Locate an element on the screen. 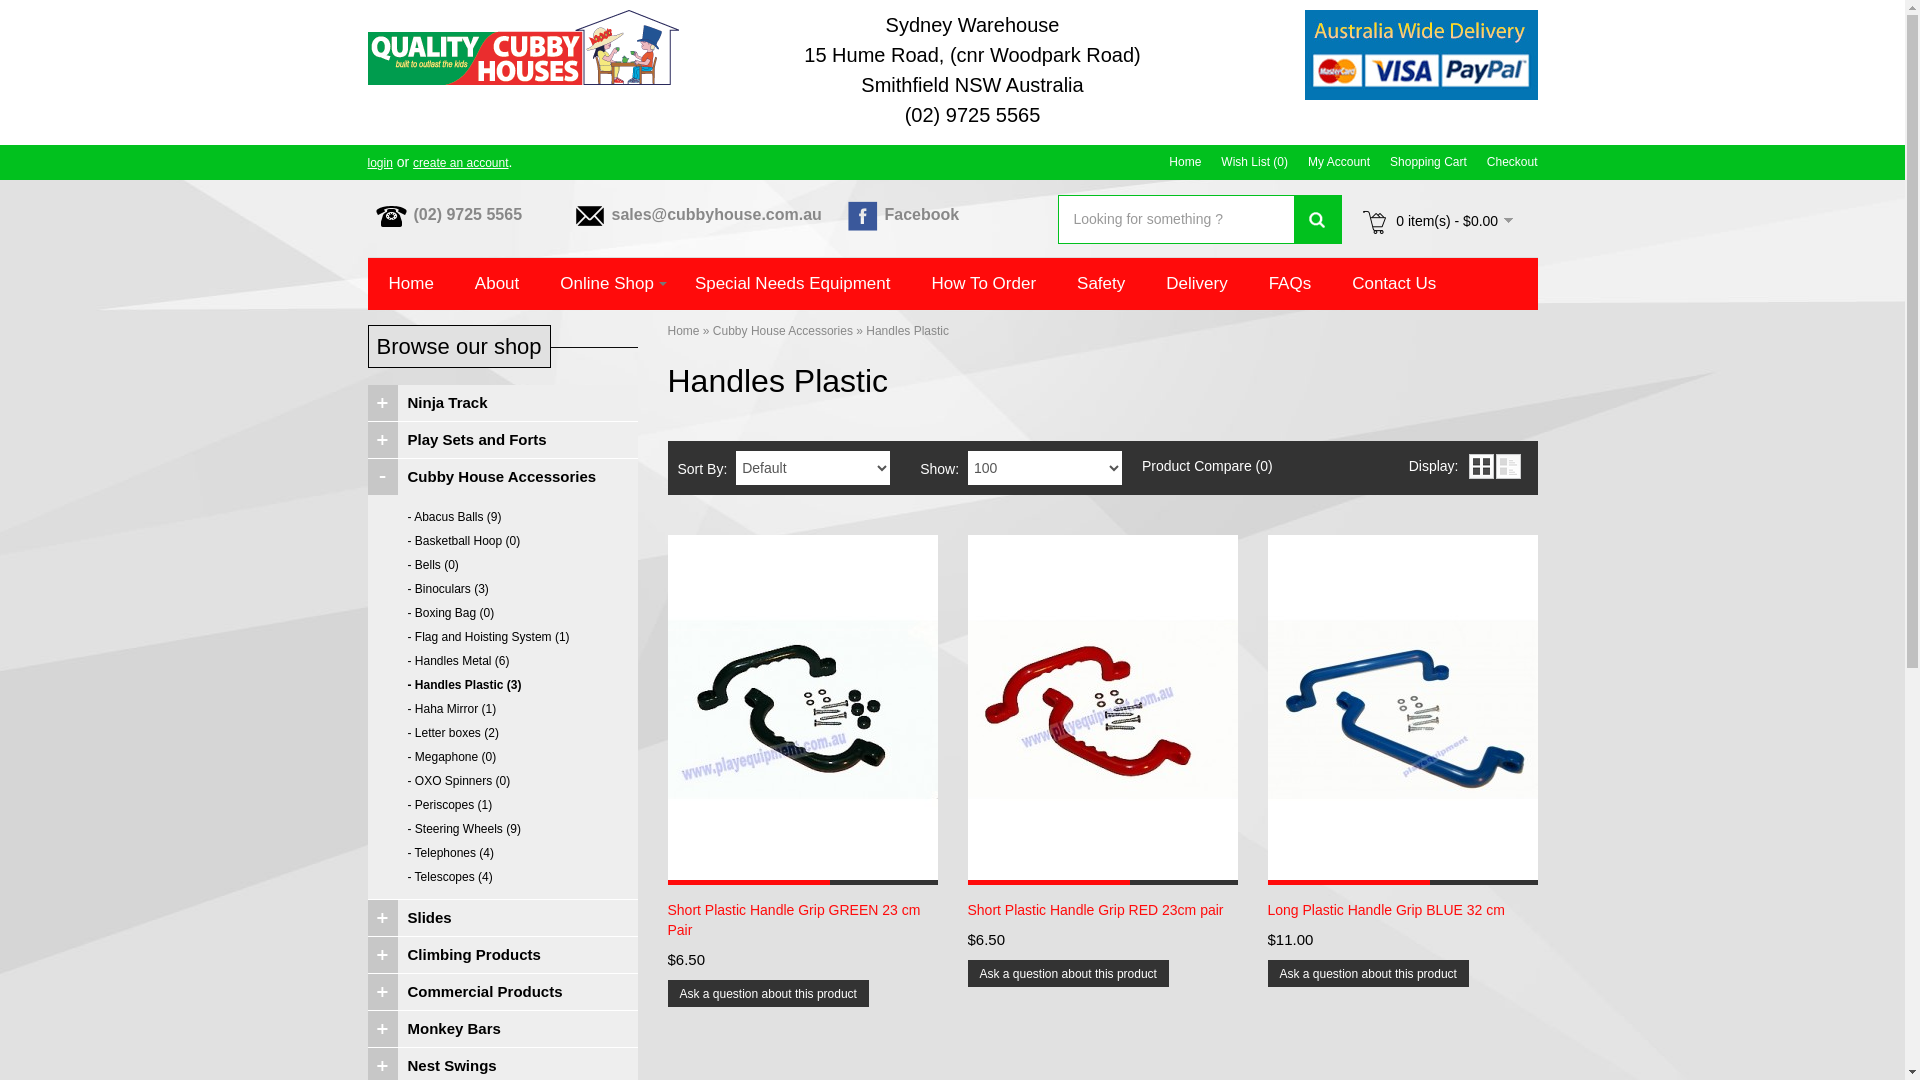 This screenshot has height=1080, width=1920. 'Climbing Products' is located at coordinates (503, 954).